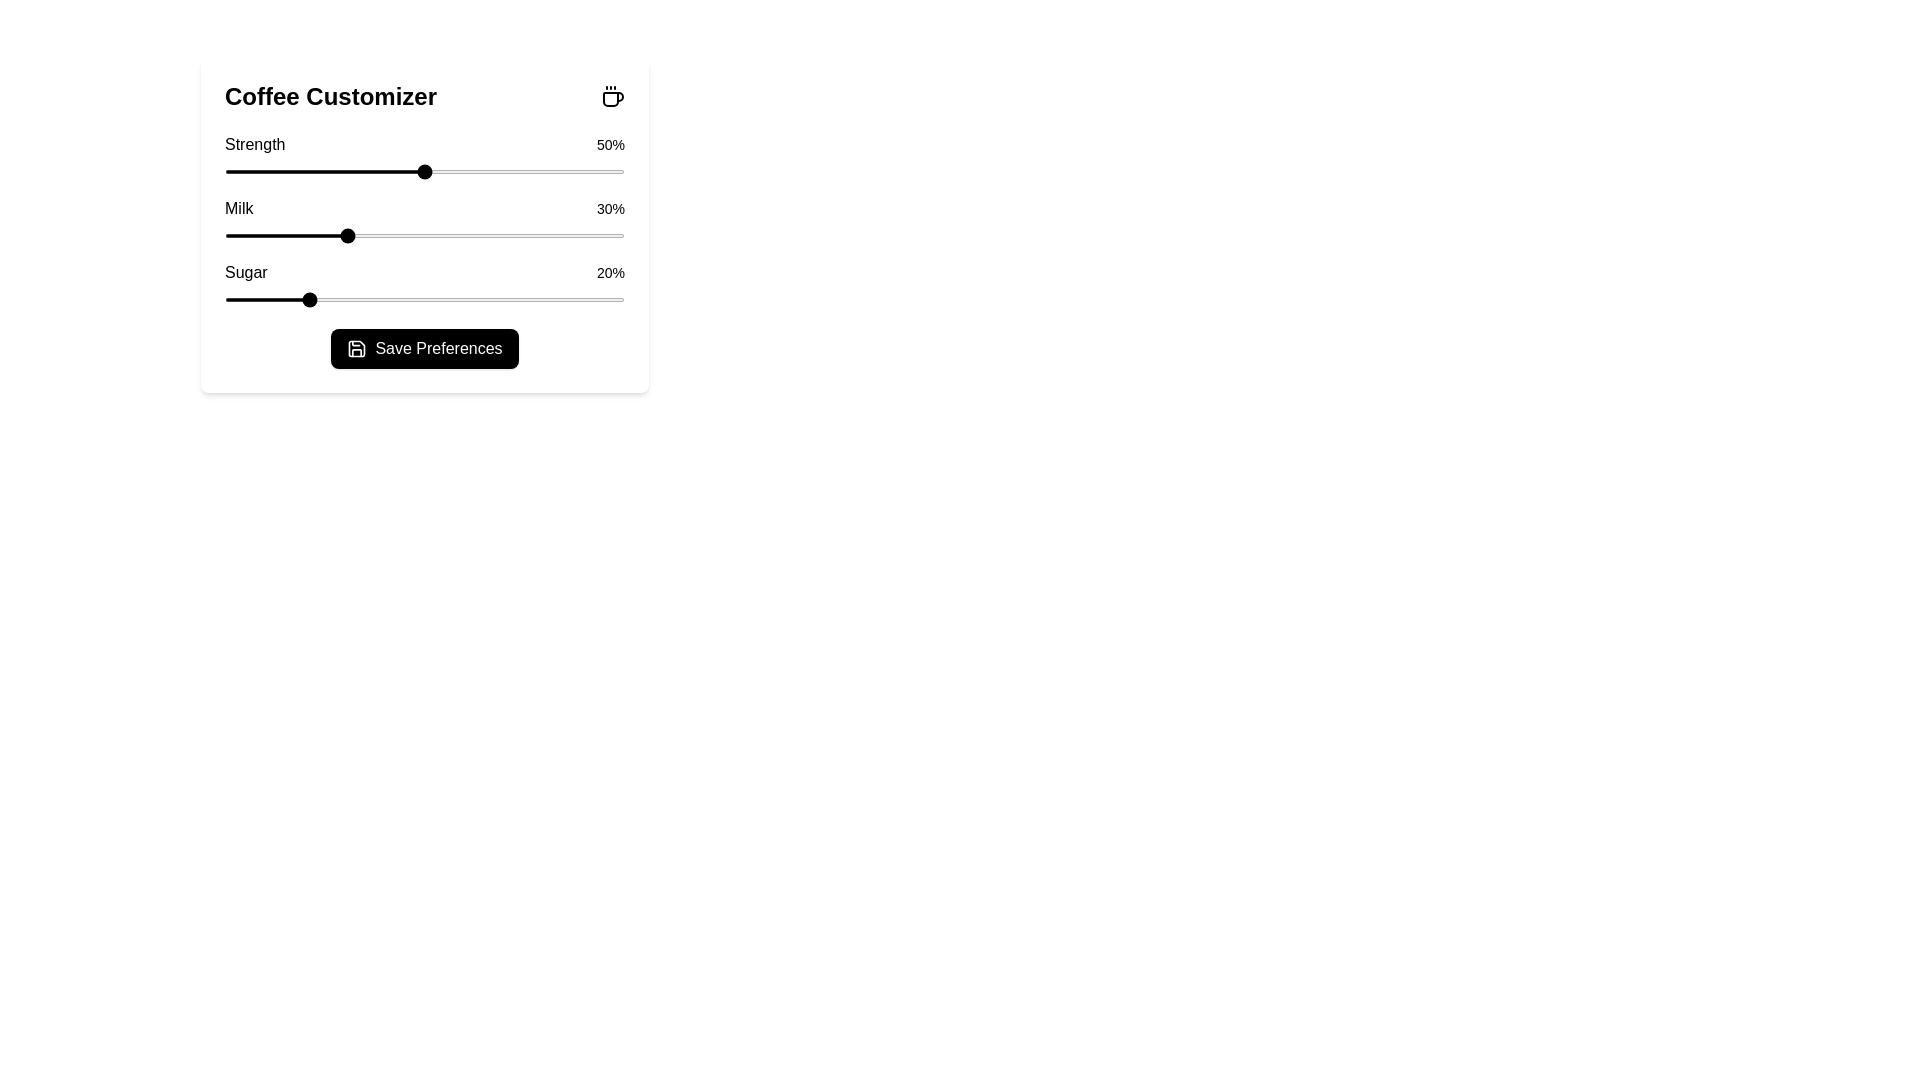 This screenshot has height=1080, width=1920. What do you see at coordinates (608, 300) in the screenshot?
I see `sugar level` at bounding box center [608, 300].